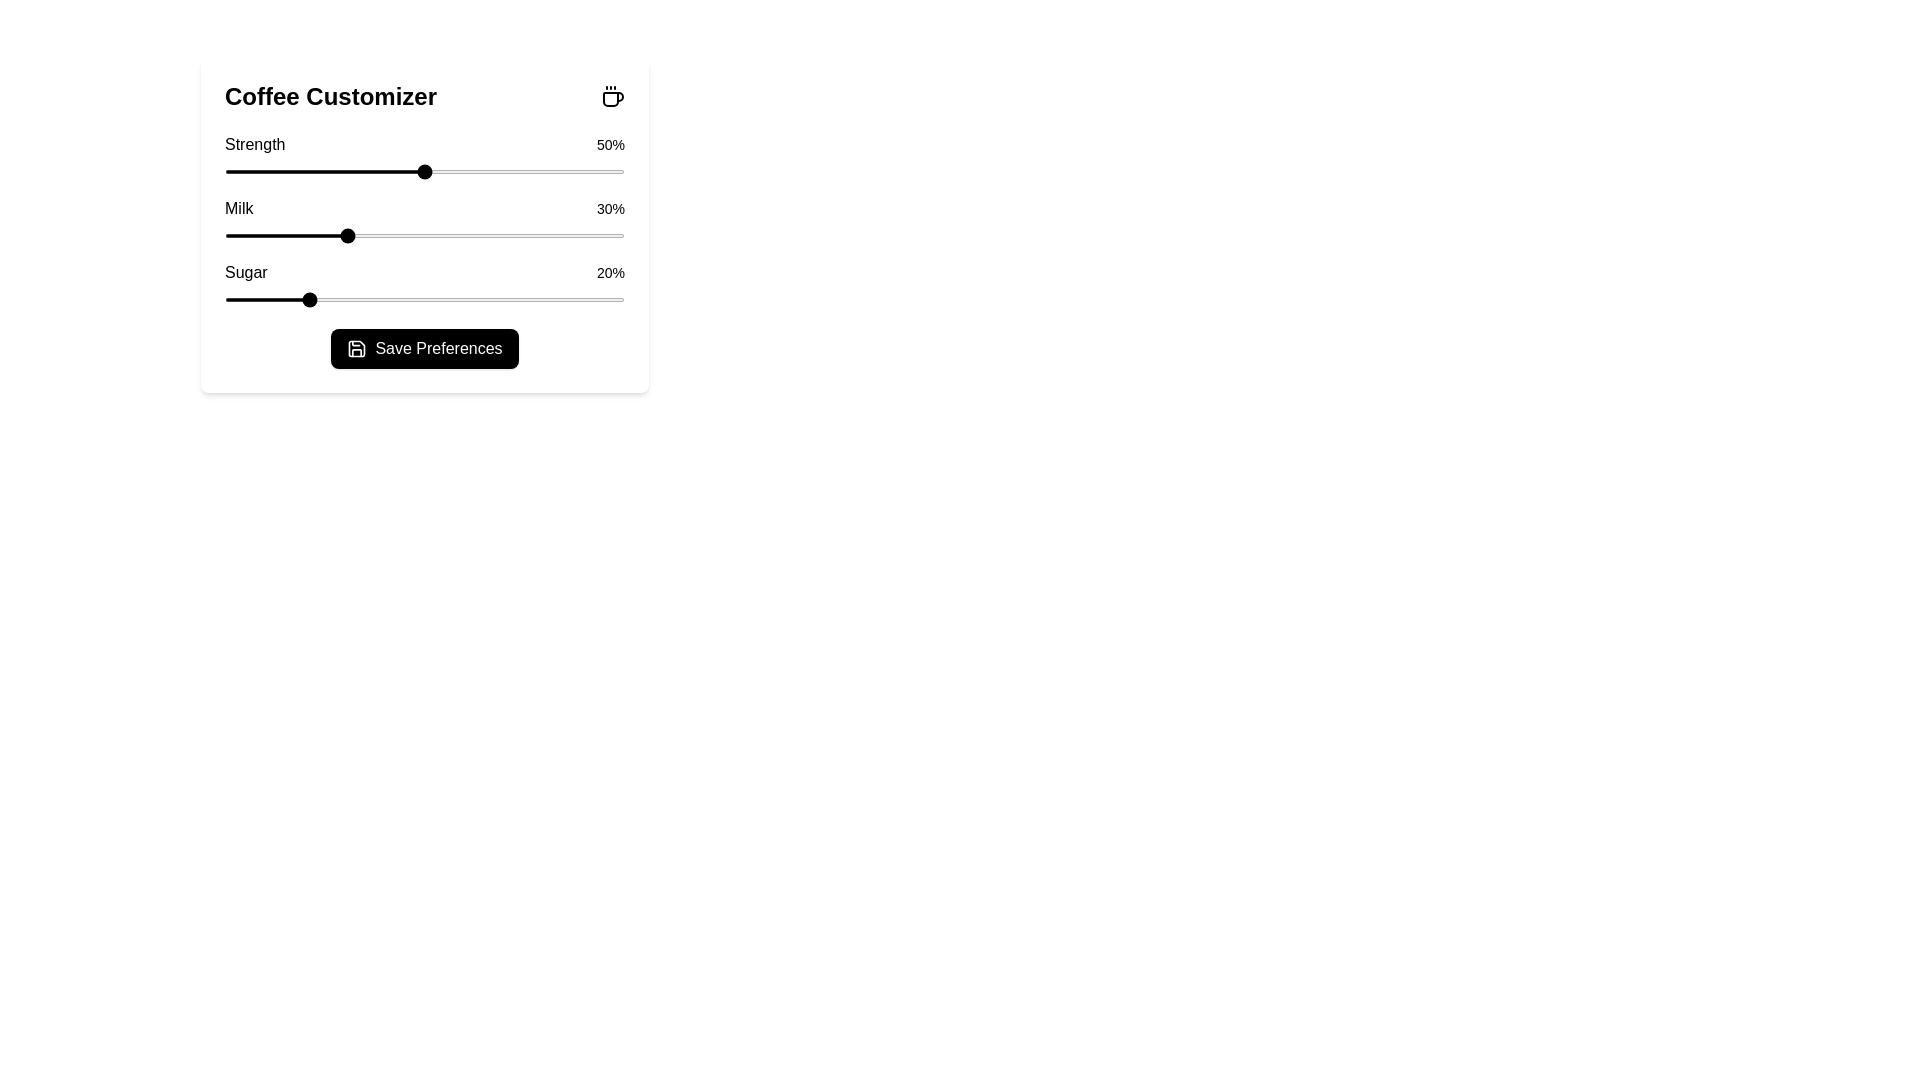 This screenshot has height=1080, width=1920. What do you see at coordinates (608, 300) in the screenshot?
I see `sugar level` at bounding box center [608, 300].